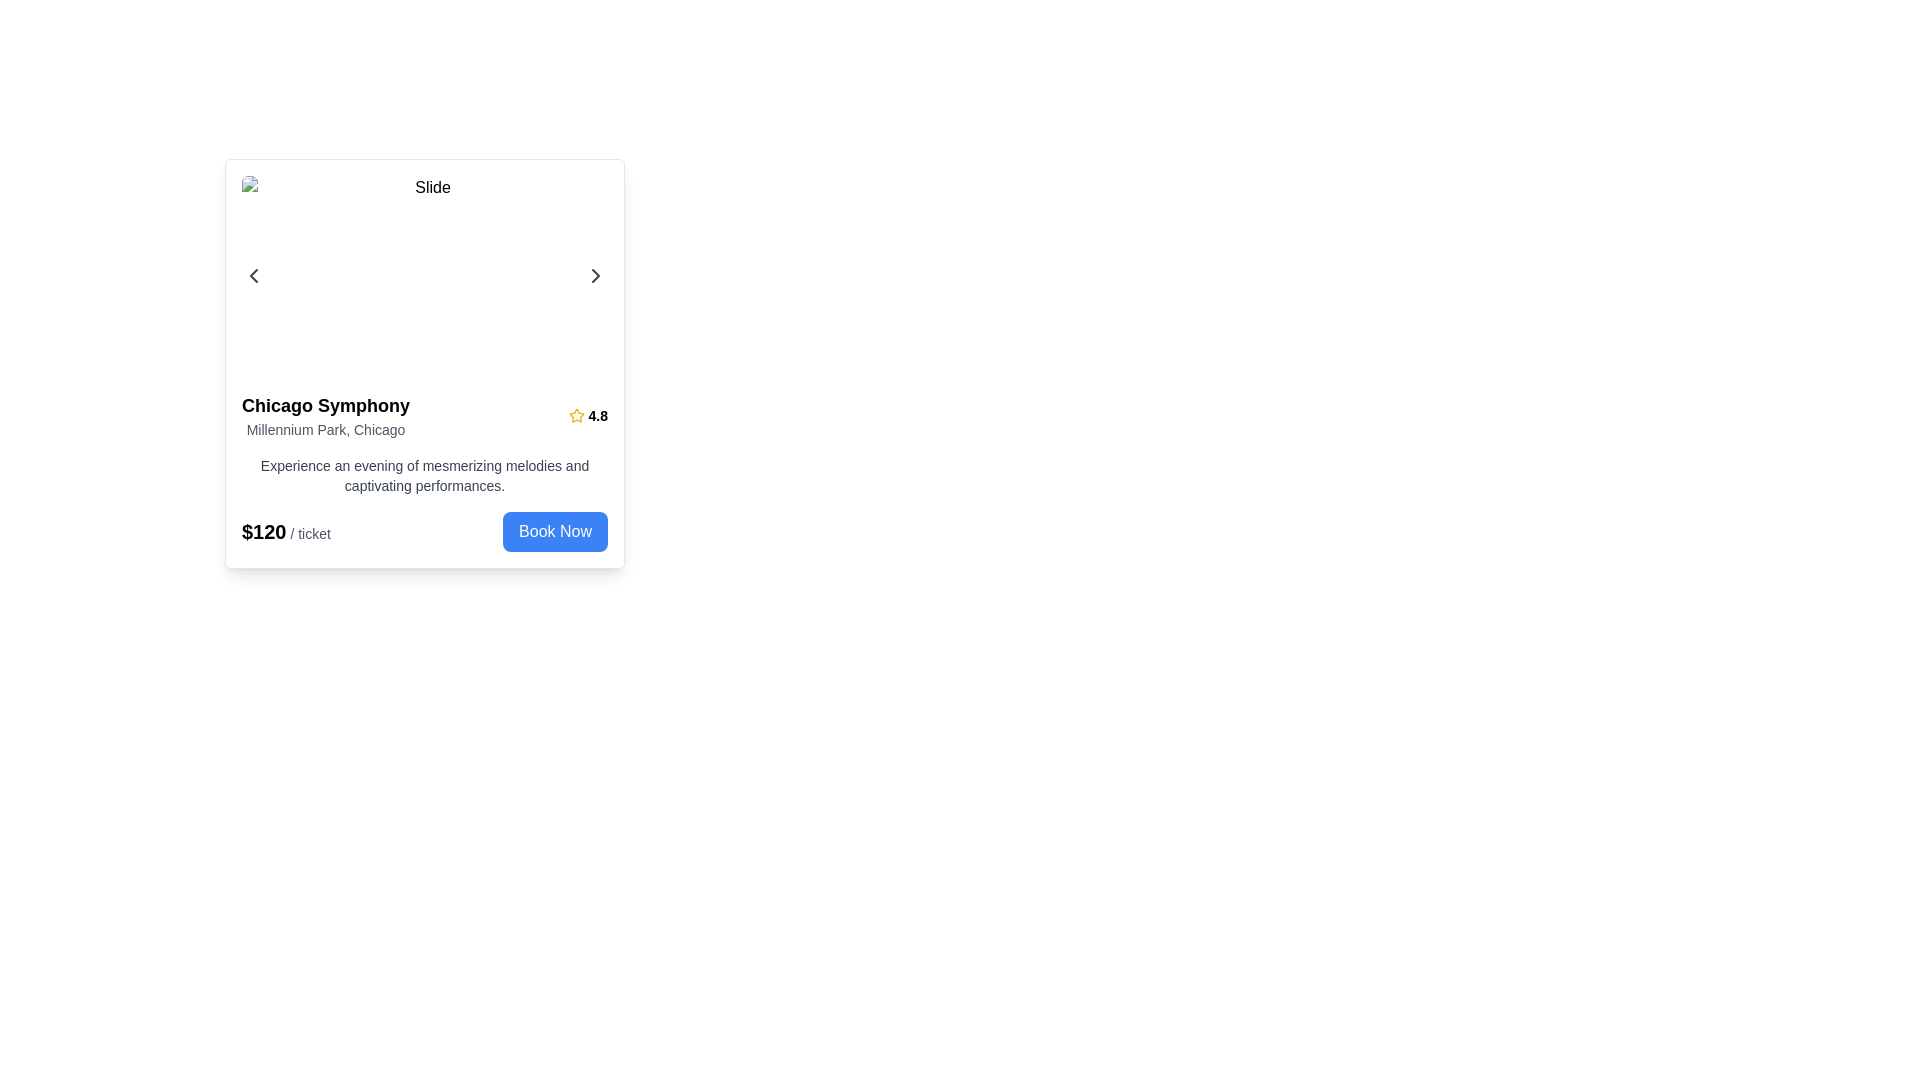  Describe the element at coordinates (285, 531) in the screenshot. I see `price text element displaying '$120 / ticket', which is located at the bottom-left of the card-style UI component` at that location.